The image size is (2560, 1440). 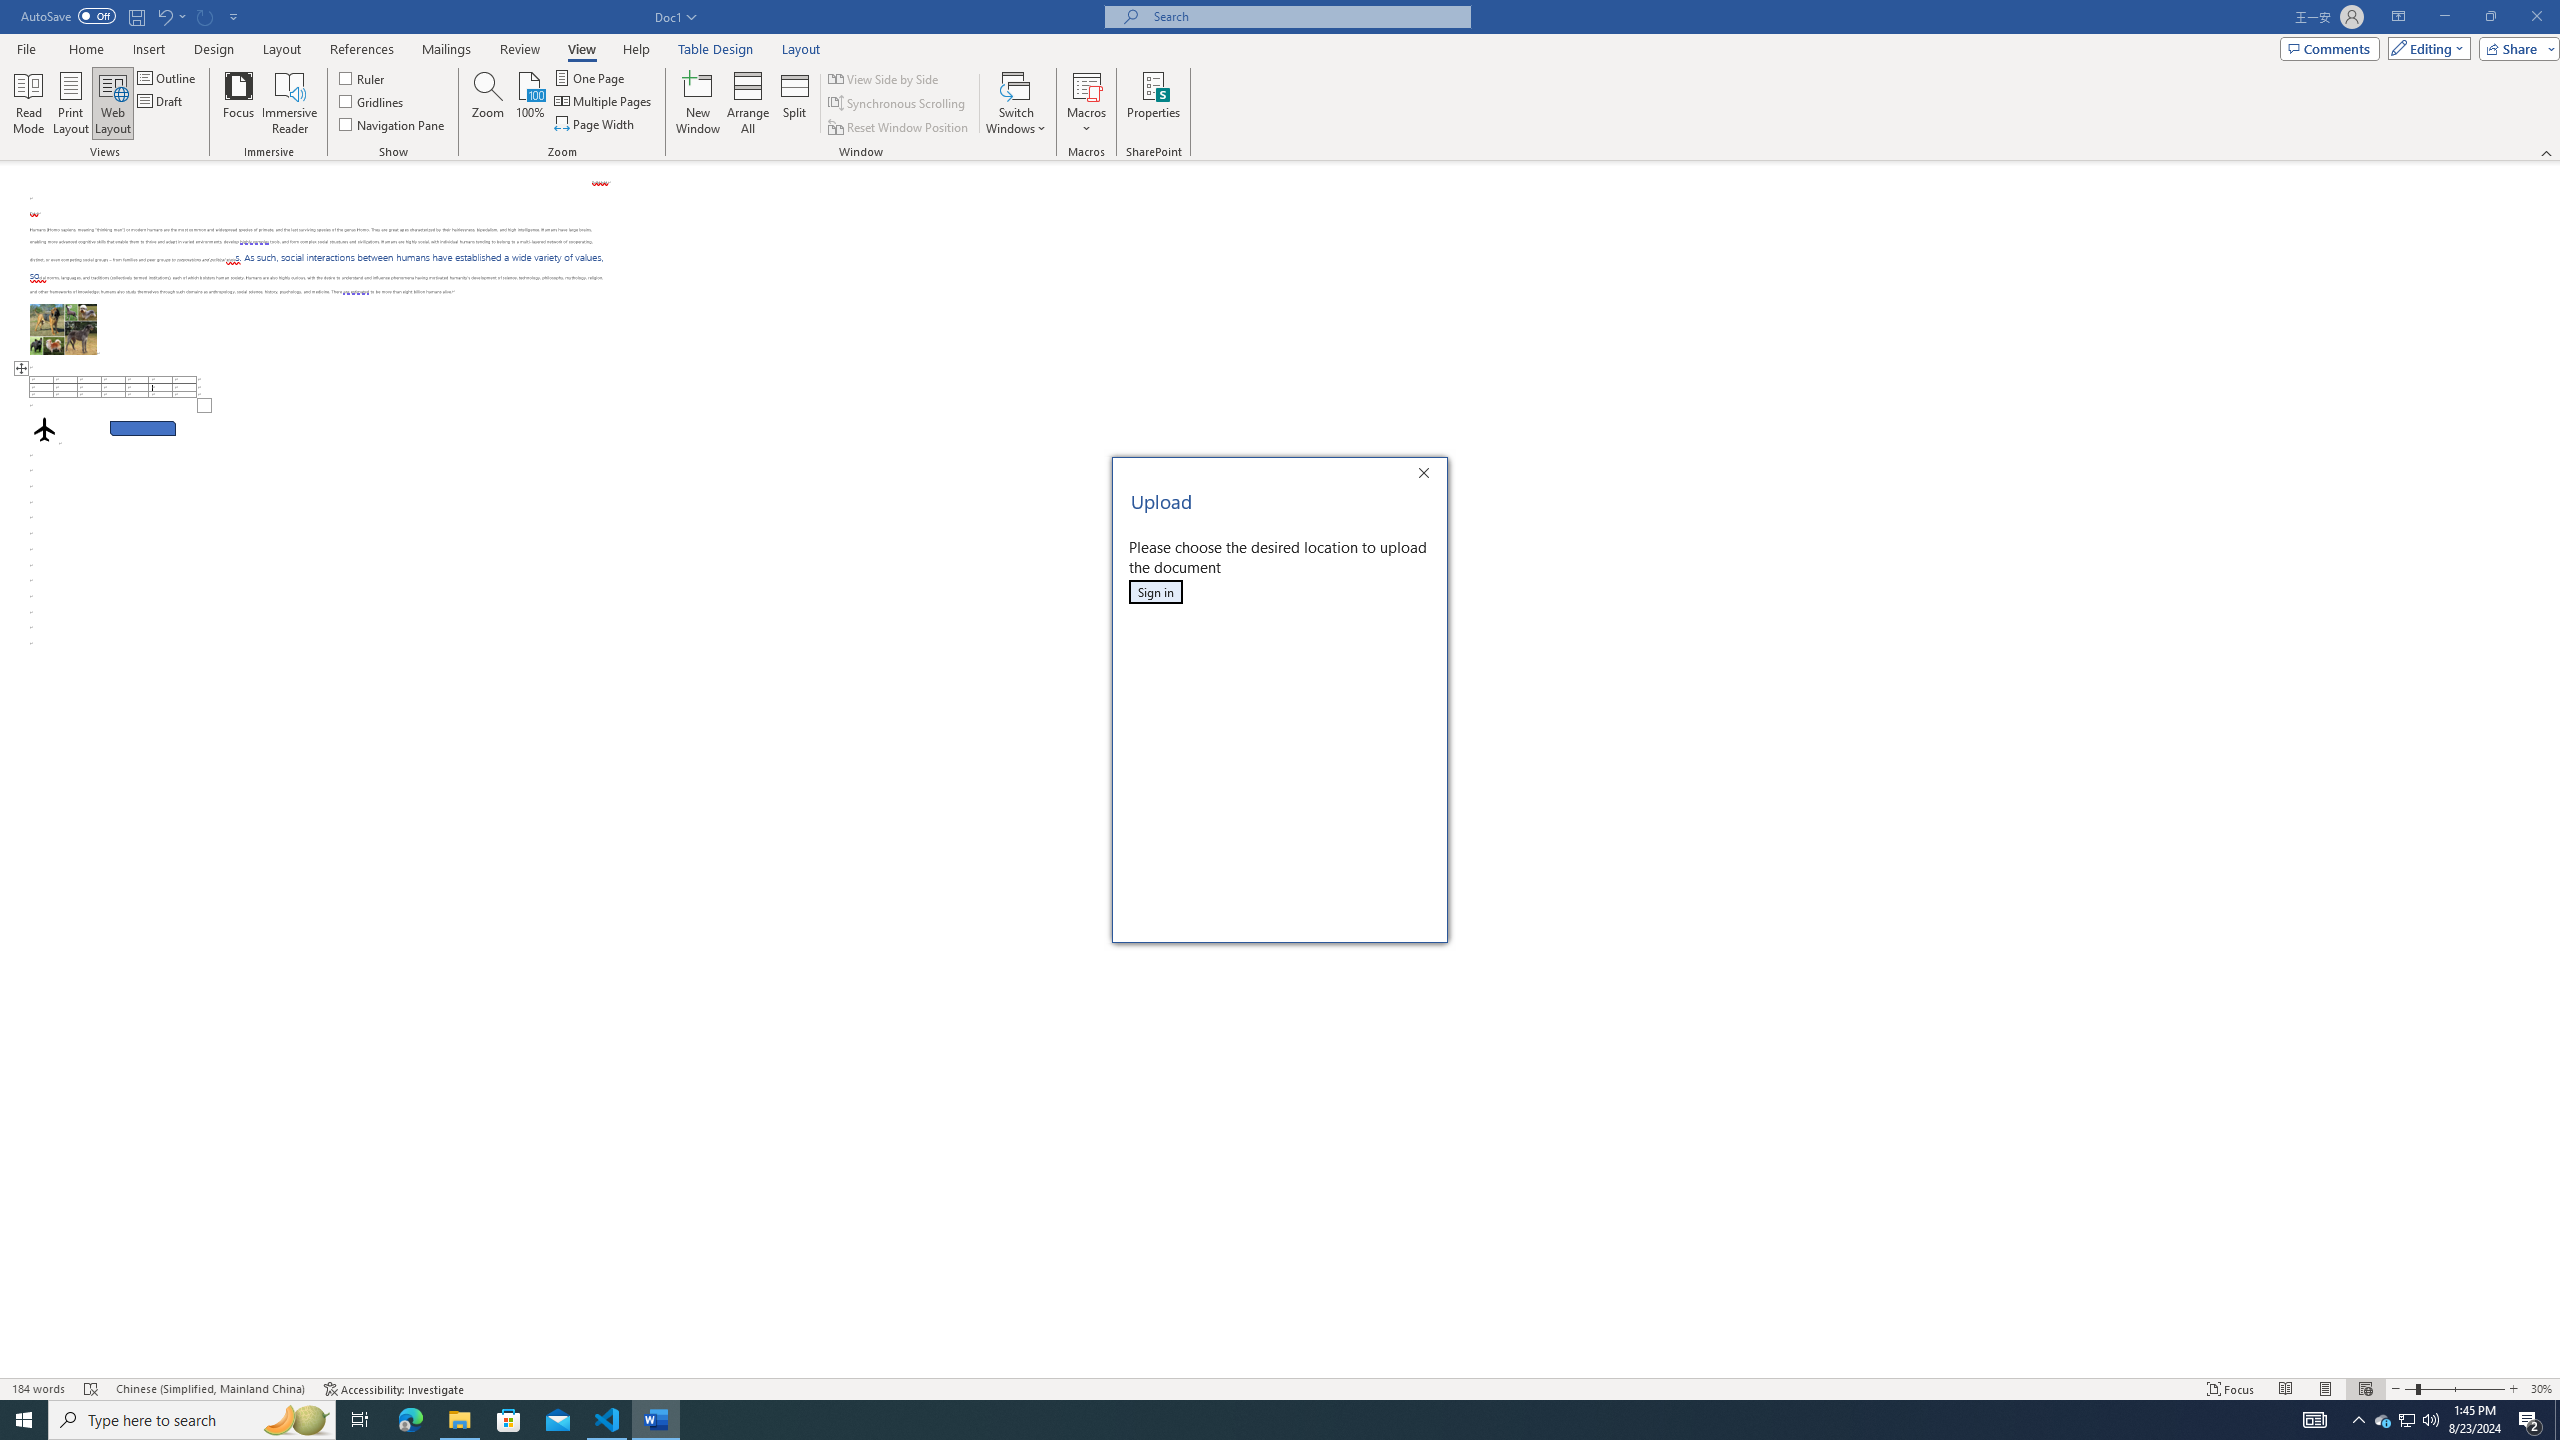 I want to click on 'Arrange All', so click(x=747, y=103).